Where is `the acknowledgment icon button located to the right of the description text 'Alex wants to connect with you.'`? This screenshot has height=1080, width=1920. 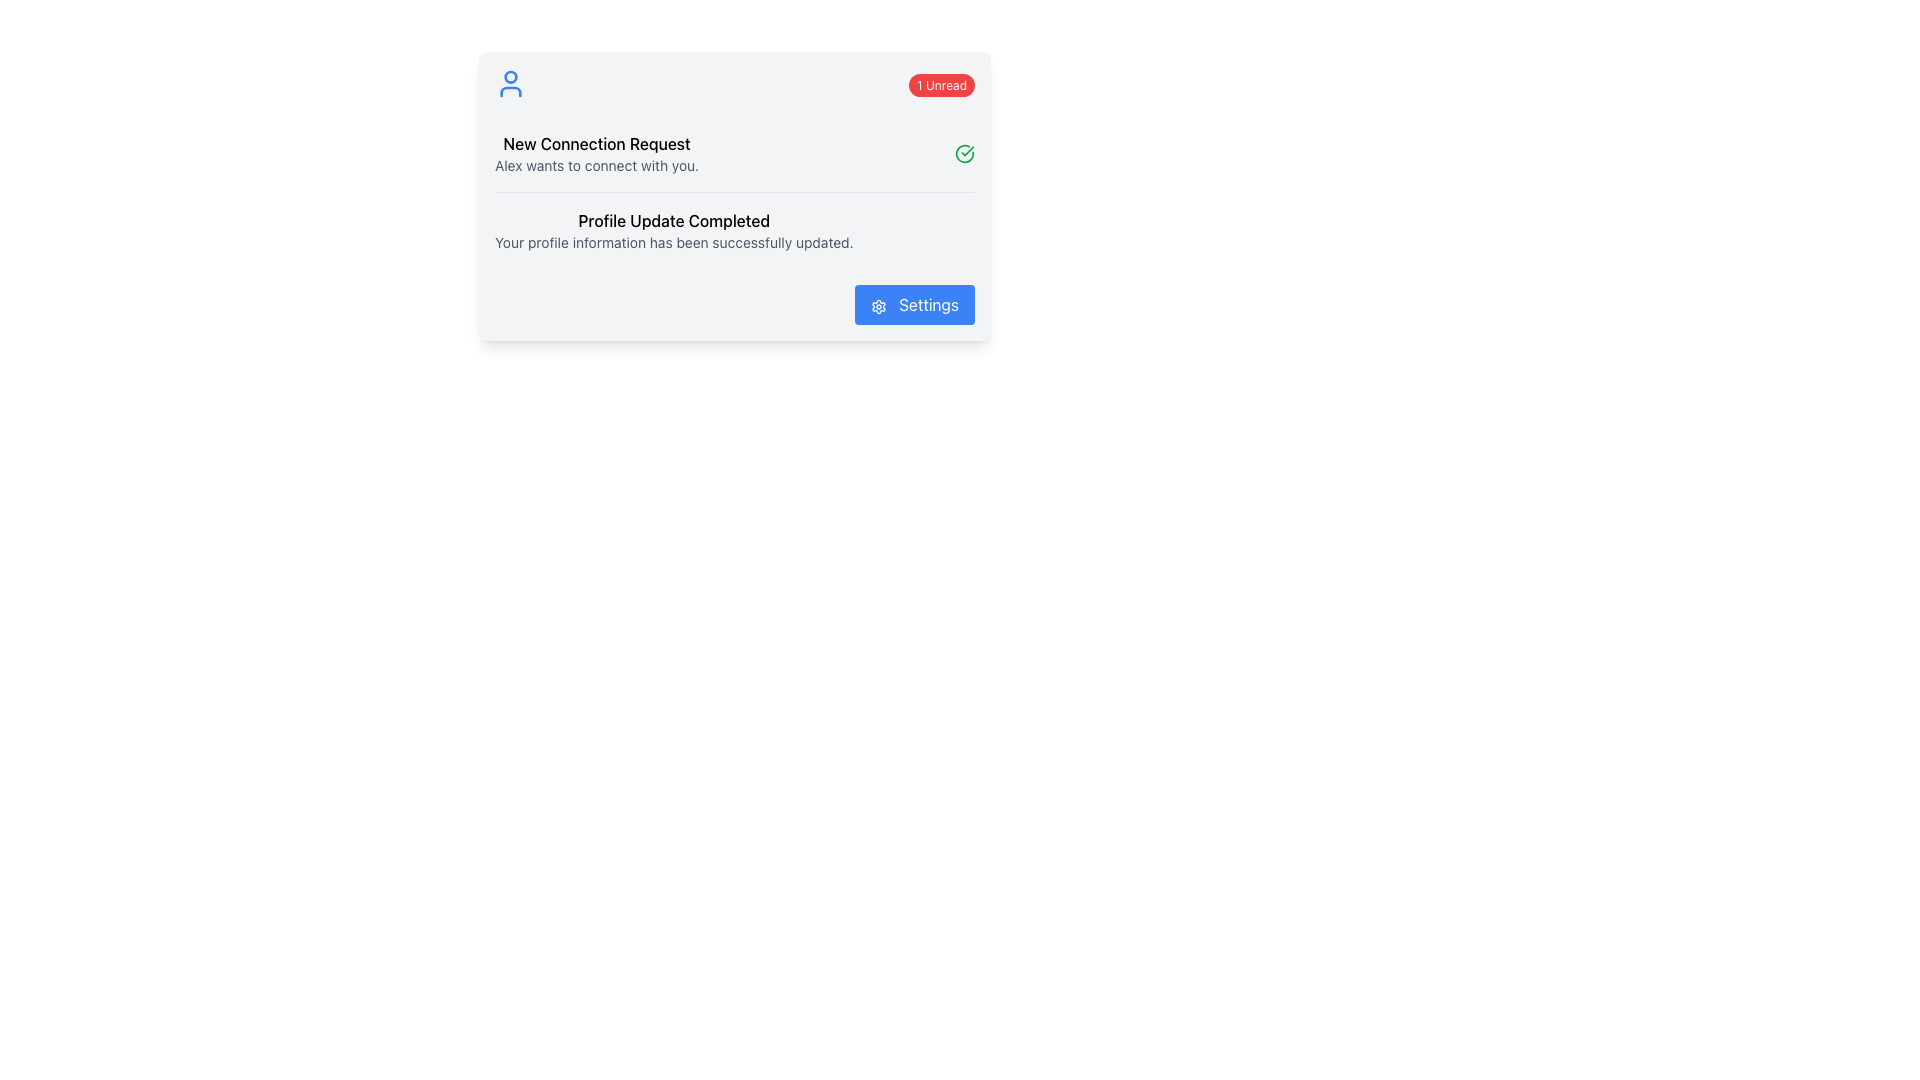 the acknowledgment icon button located to the right of the description text 'Alex wants to connect with you.' is located at coordinates (964, 153).